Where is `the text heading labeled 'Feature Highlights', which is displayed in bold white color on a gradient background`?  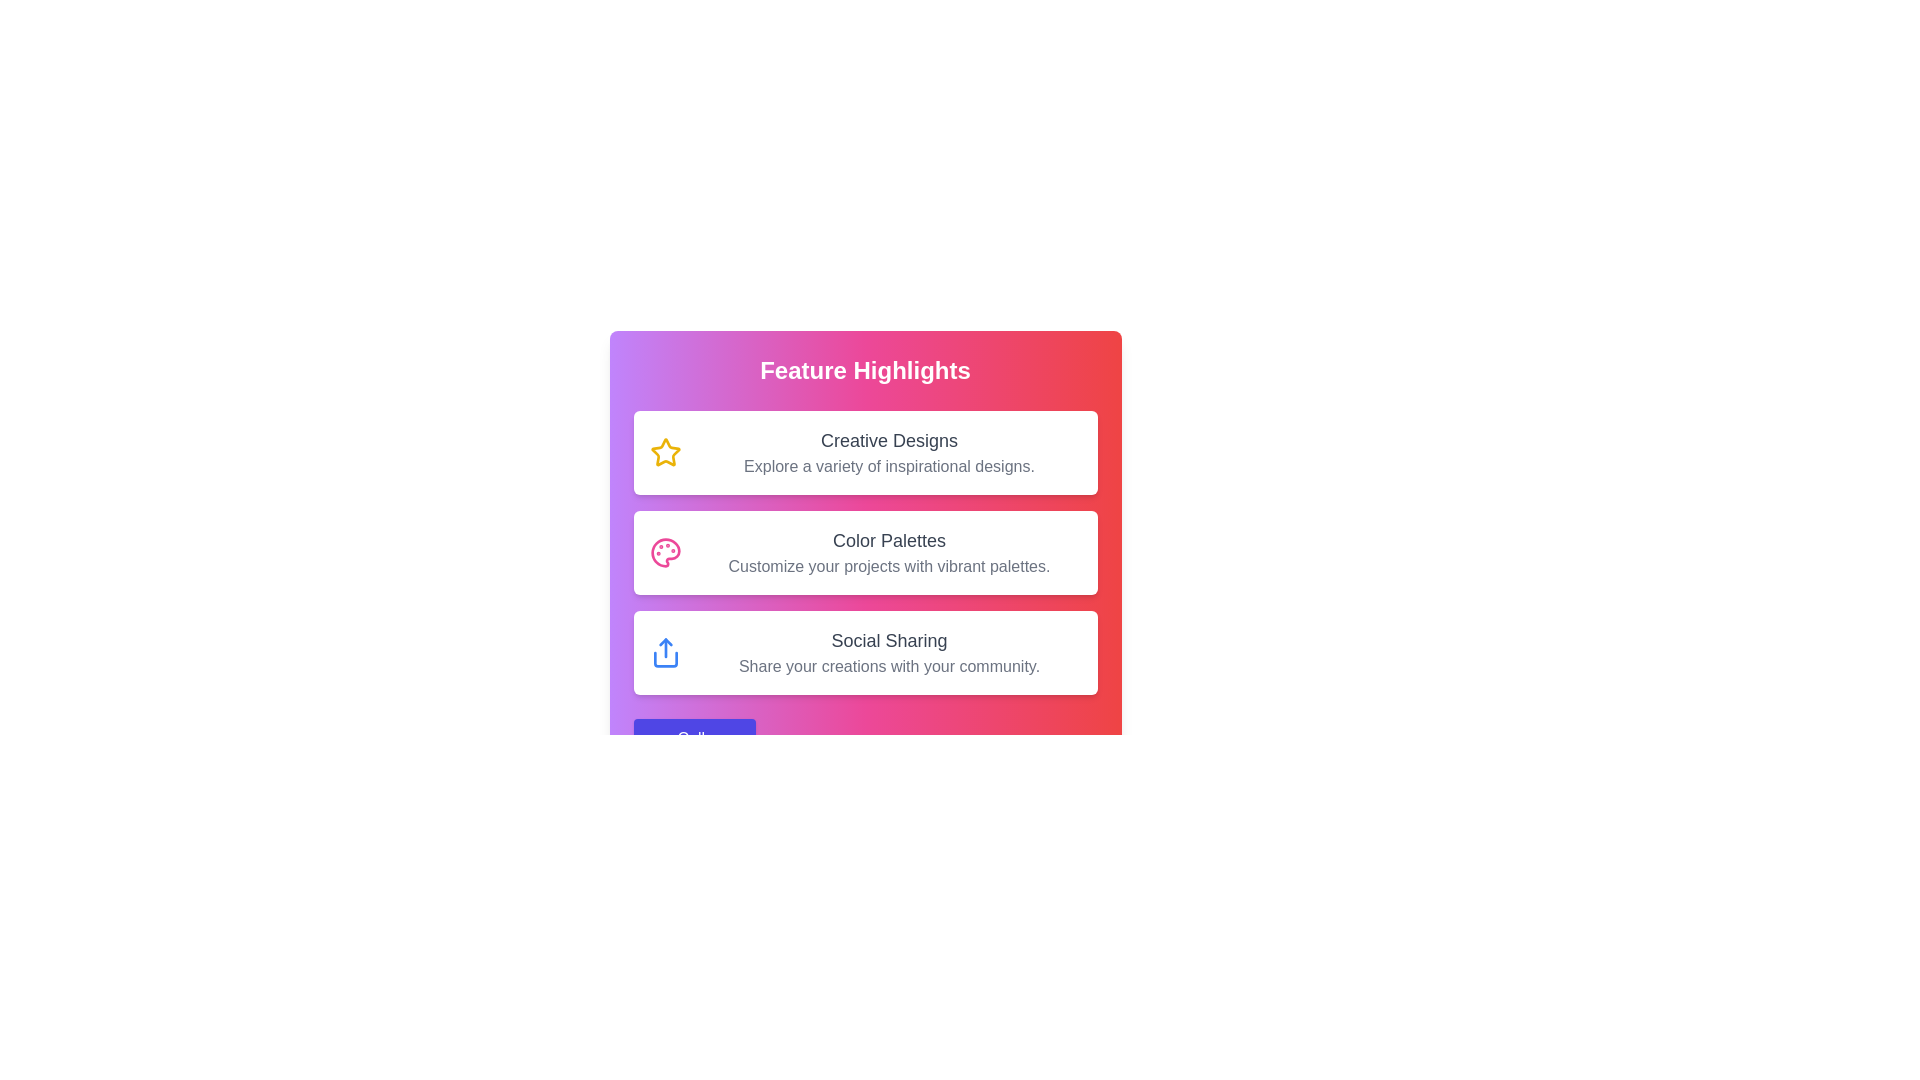 the text heading labeled 'Feature Highlights', which is displayed in bold white color on a gradient background is located at coordinates (865, 370).